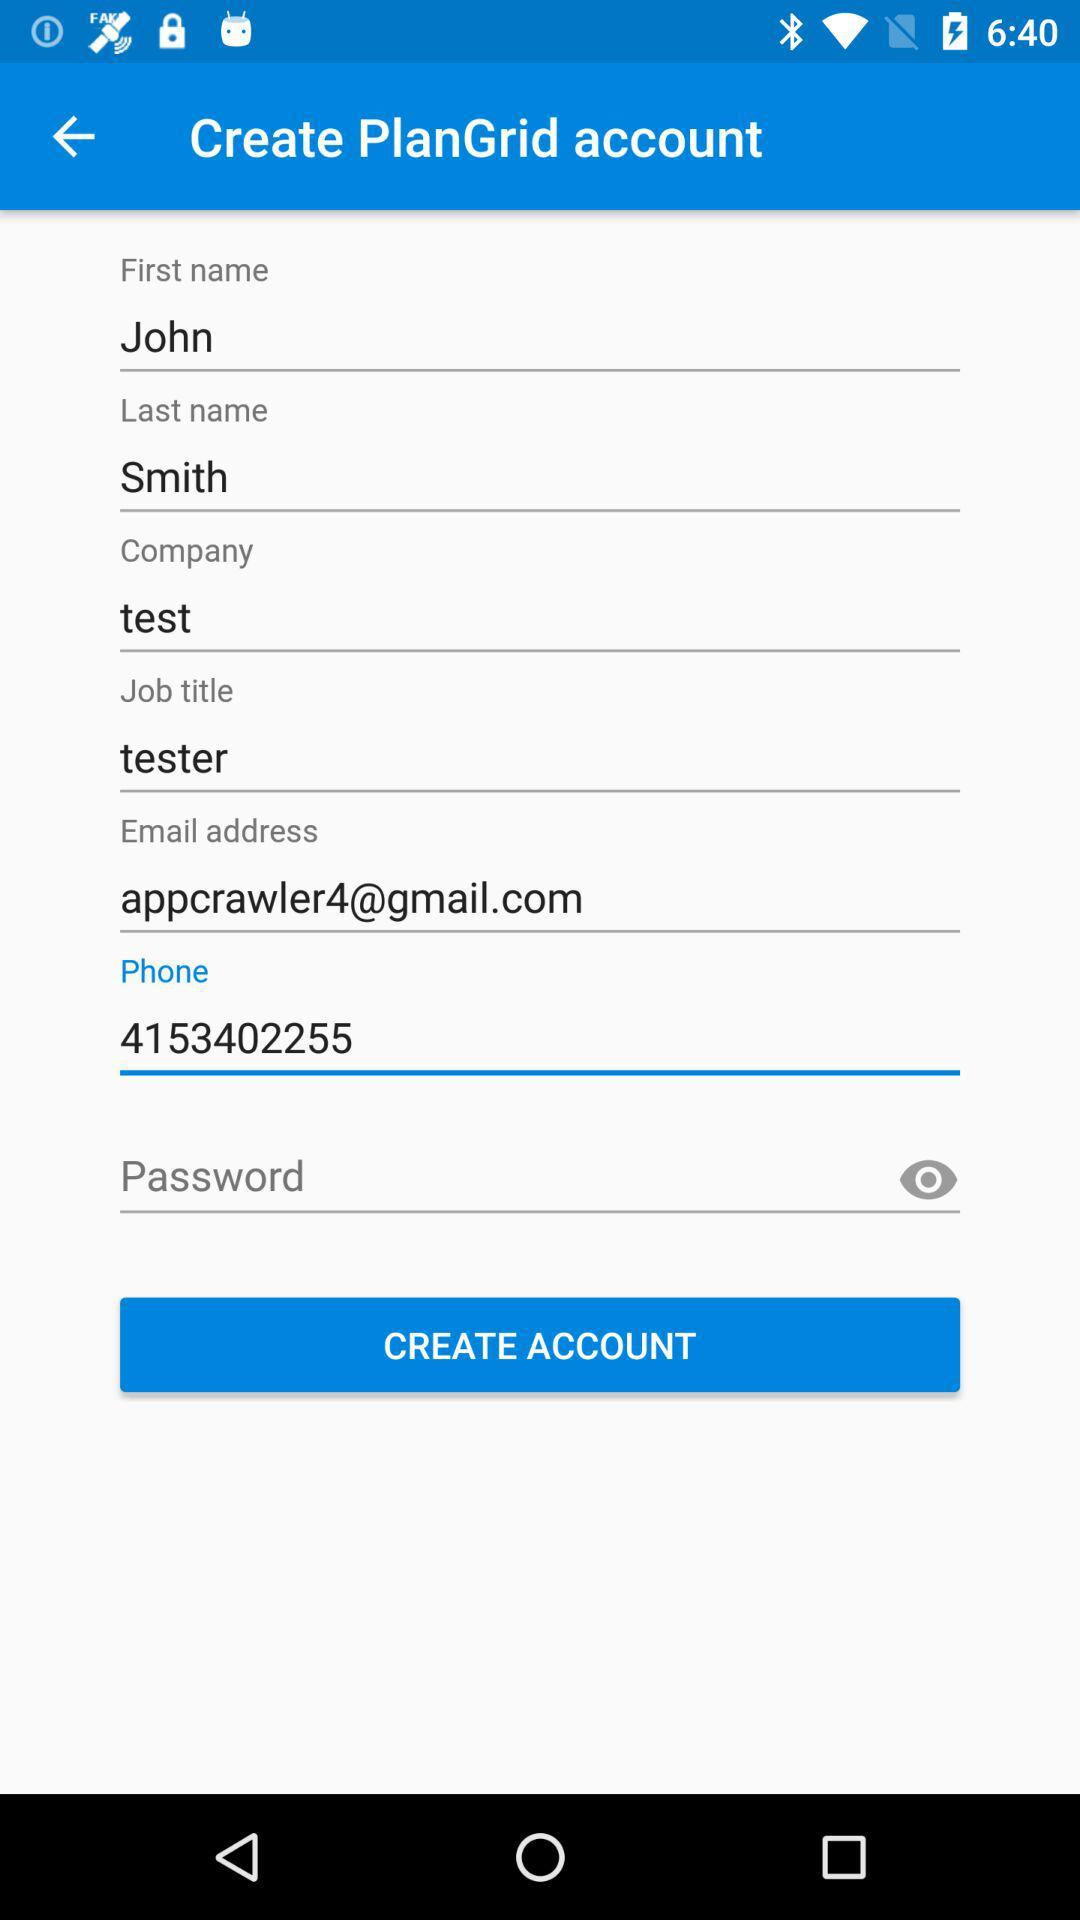 This screenshot has height=1920, width=1080. I want to click on the smith, so click(540, 475).